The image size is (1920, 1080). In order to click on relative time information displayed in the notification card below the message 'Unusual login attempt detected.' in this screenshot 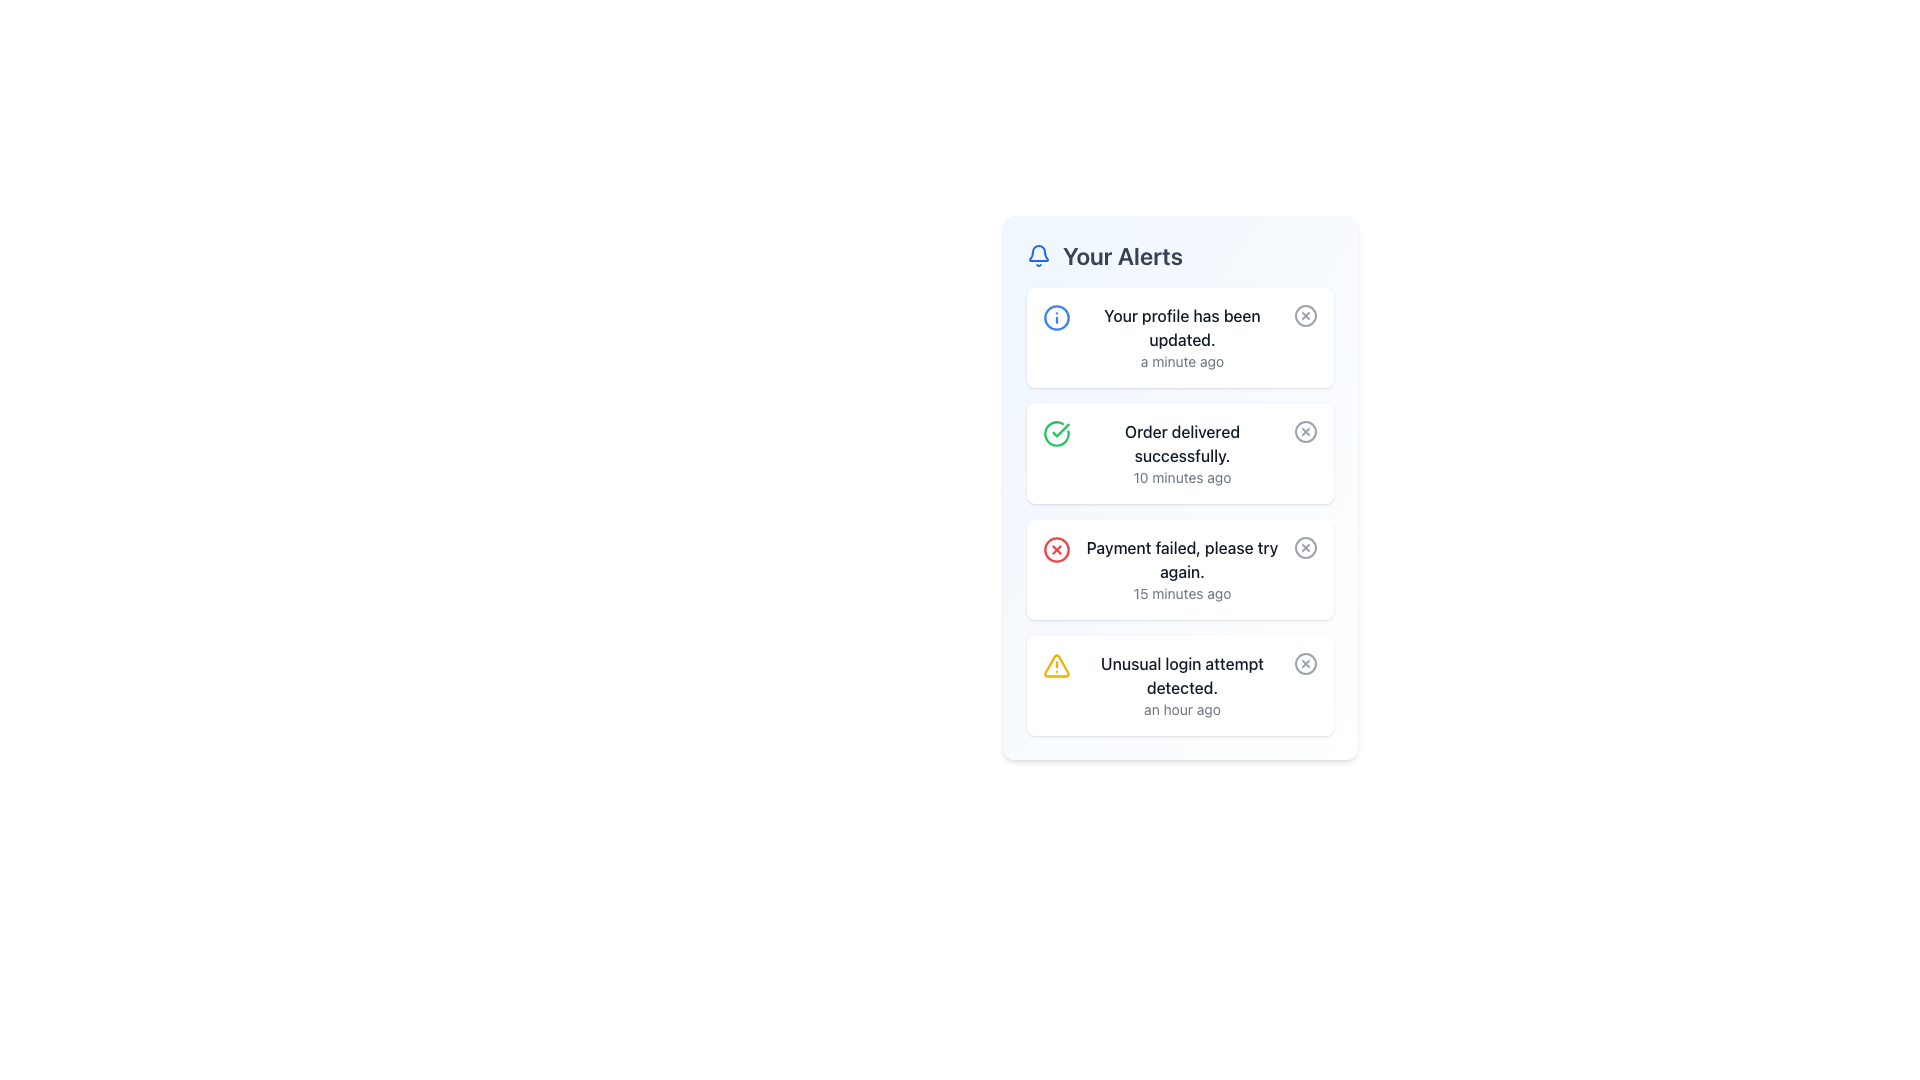, I will do `click(1182, 708)`.